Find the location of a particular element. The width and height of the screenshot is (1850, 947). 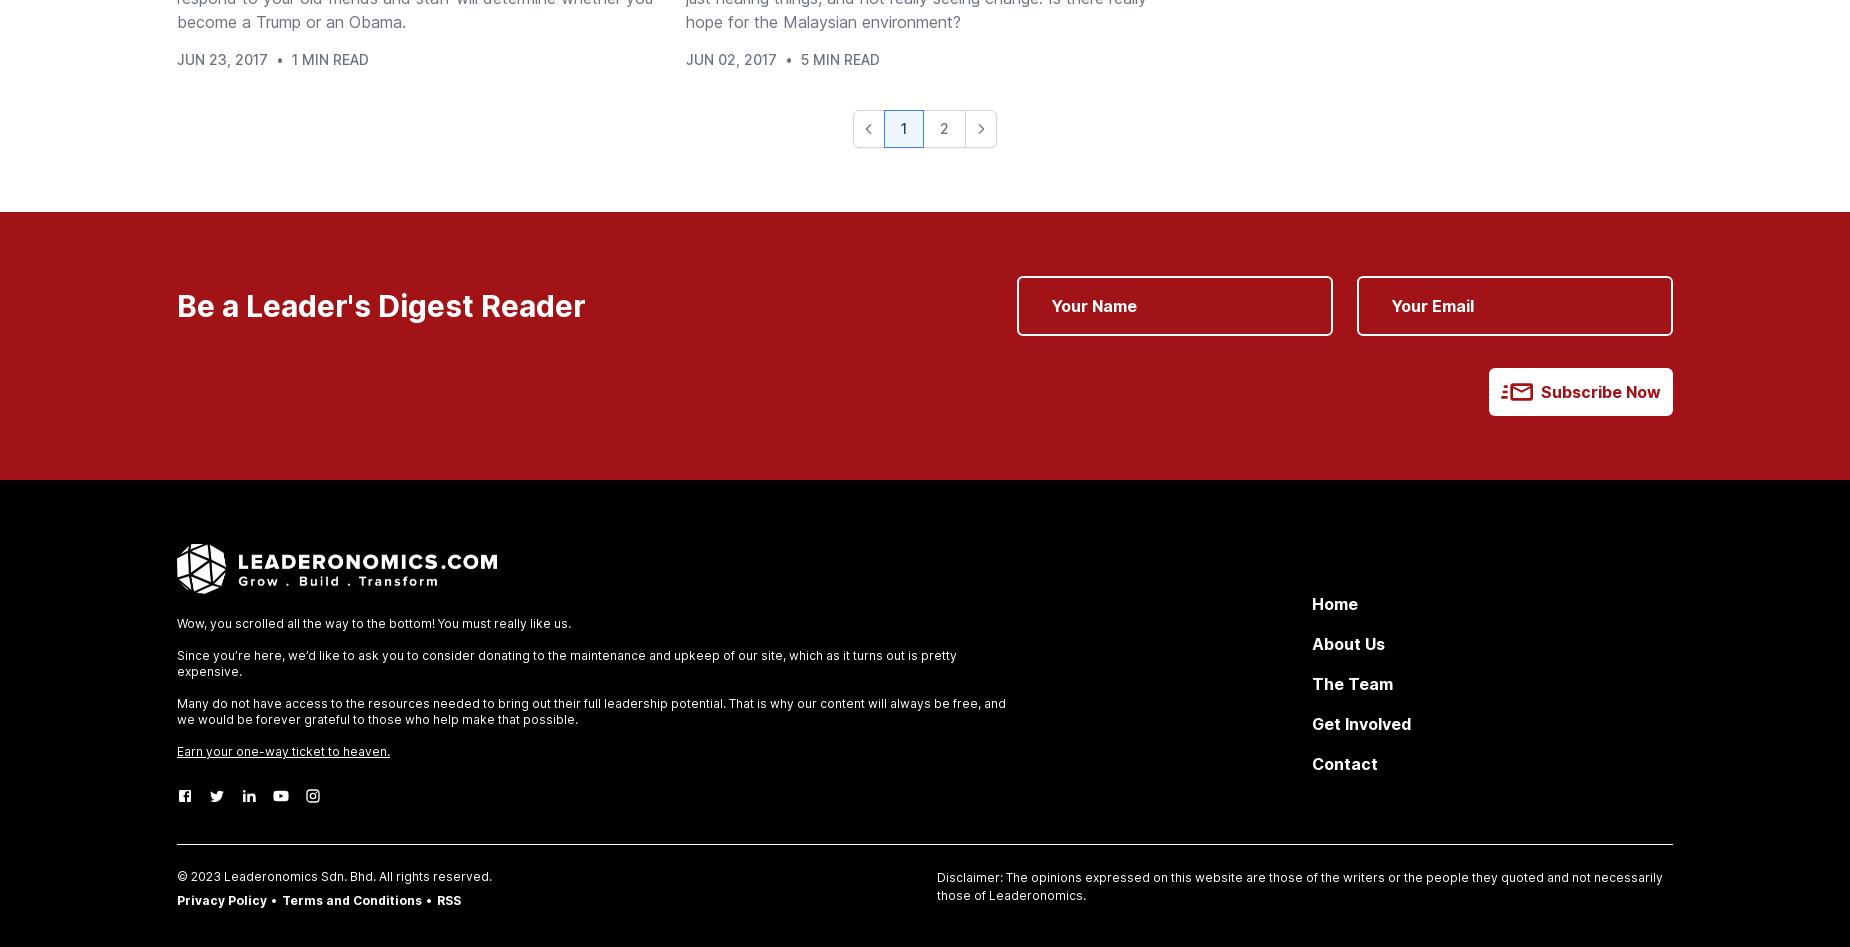

'2' is located at coordinates (943, 127).